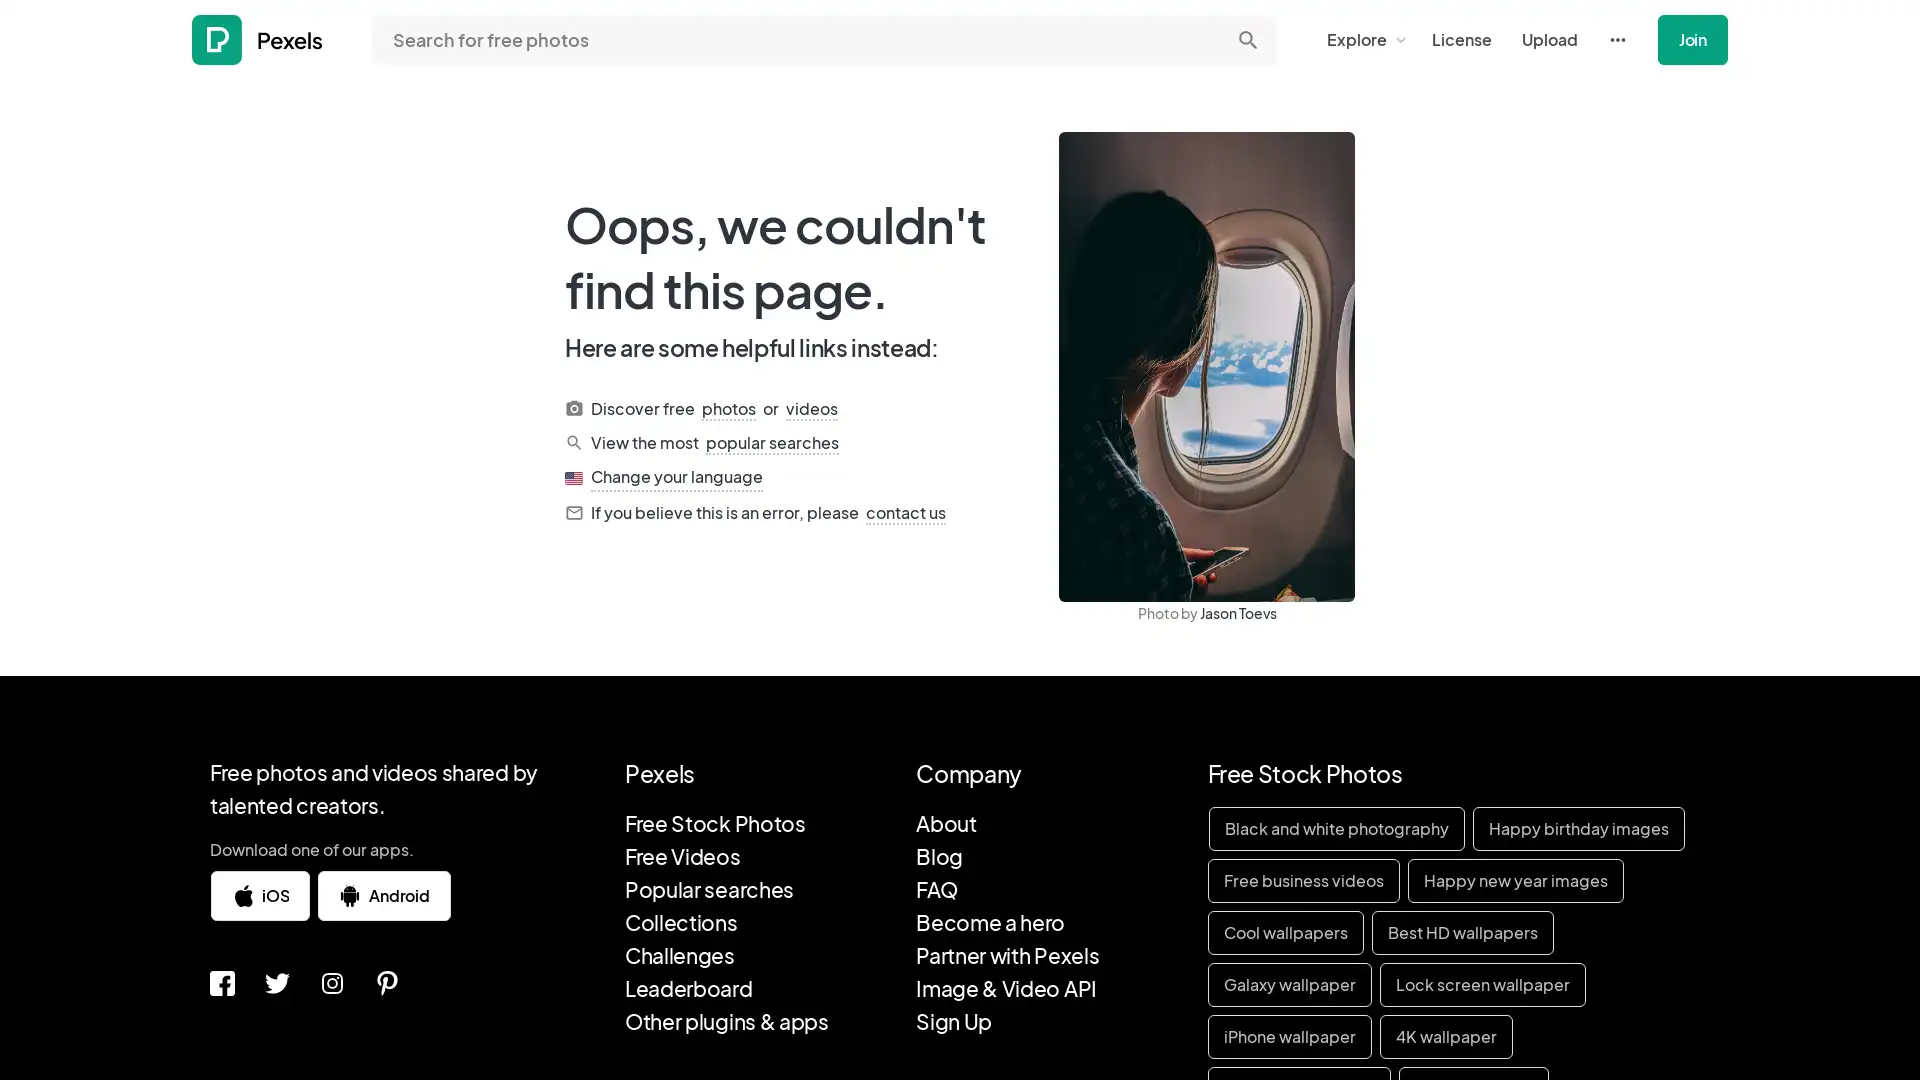 This screenshot has width=1920, height=1080. What do you see at coordinates (676, 477) in the screenshot?
I see `Change your language` at bounding box center [676, 477].